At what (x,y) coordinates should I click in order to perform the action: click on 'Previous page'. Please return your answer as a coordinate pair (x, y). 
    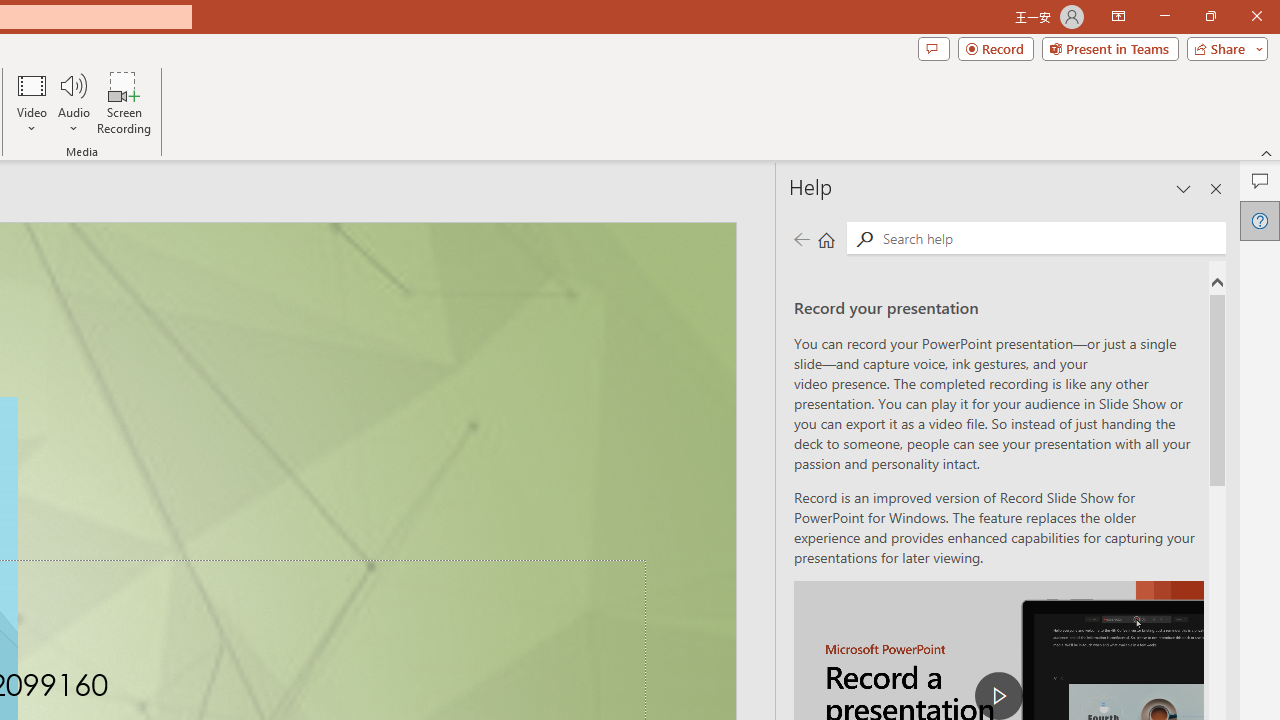
    Looking at the image, I should click on (801, 238).